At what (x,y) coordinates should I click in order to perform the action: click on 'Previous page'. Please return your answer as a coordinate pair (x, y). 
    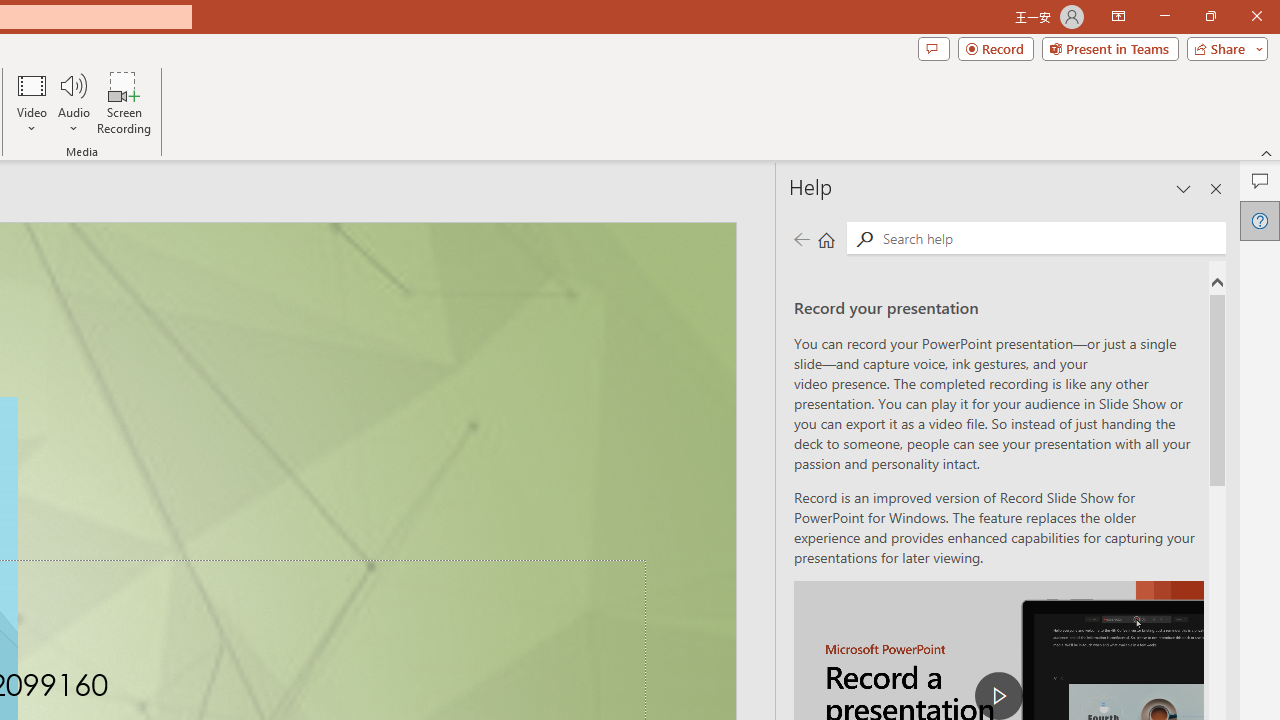
    Looking at the image, I should click on (801, 238).